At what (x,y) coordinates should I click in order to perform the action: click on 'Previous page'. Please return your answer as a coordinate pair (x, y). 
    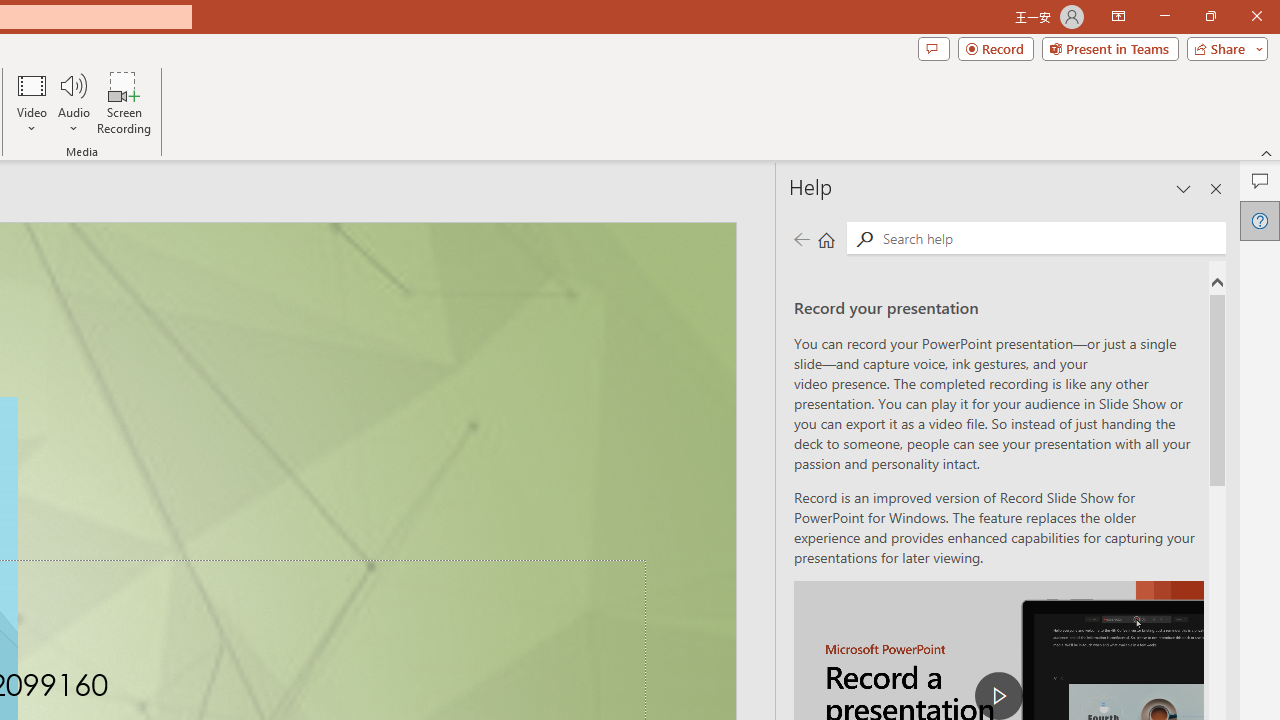
    Looking at the image, I should click on (801, 238).